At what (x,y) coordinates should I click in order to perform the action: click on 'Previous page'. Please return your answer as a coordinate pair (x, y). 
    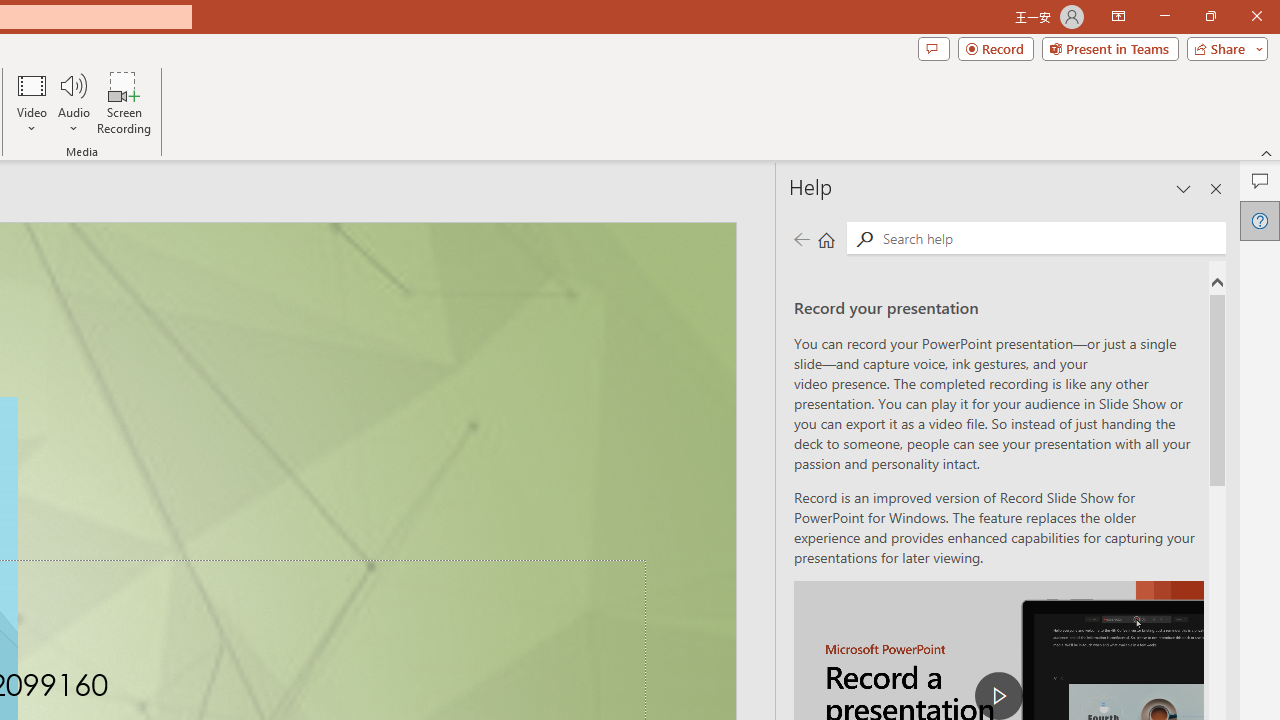
    Looking at the image, I should click on (801, 238).